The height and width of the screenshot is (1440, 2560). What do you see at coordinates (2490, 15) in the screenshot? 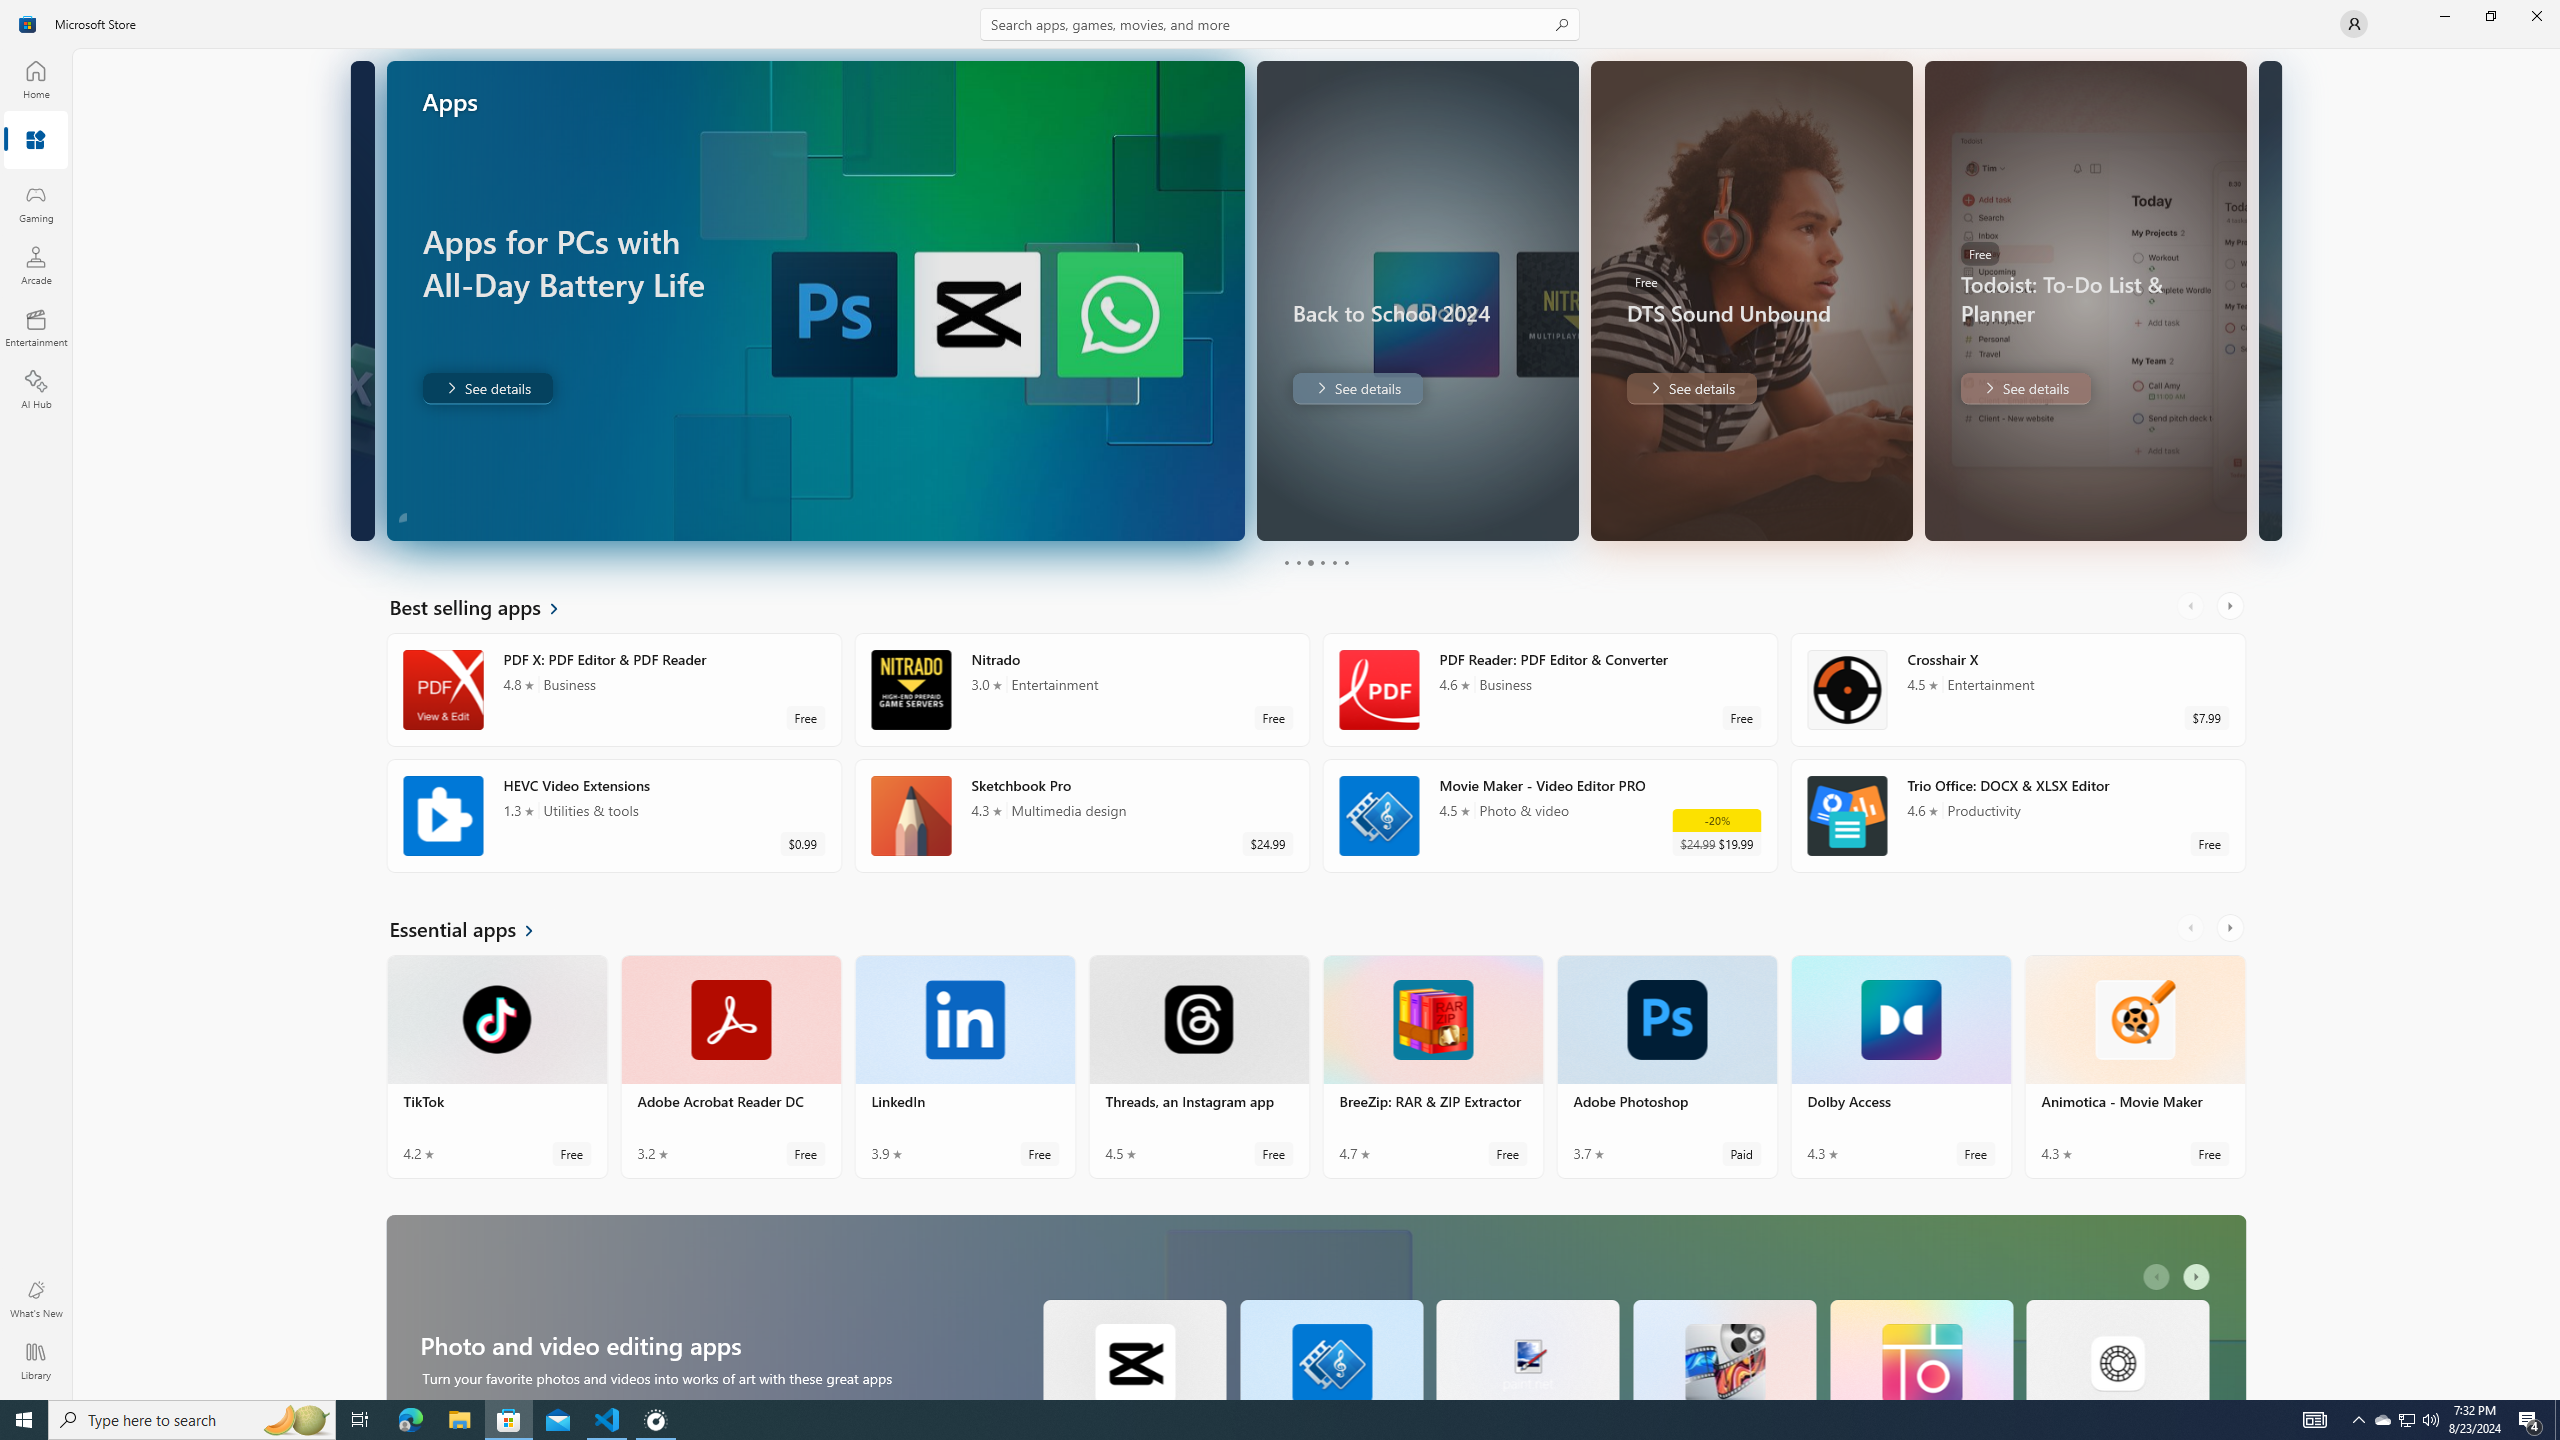
I see `'Restore Microsoft Store'` at bounding box center [2490, 15].